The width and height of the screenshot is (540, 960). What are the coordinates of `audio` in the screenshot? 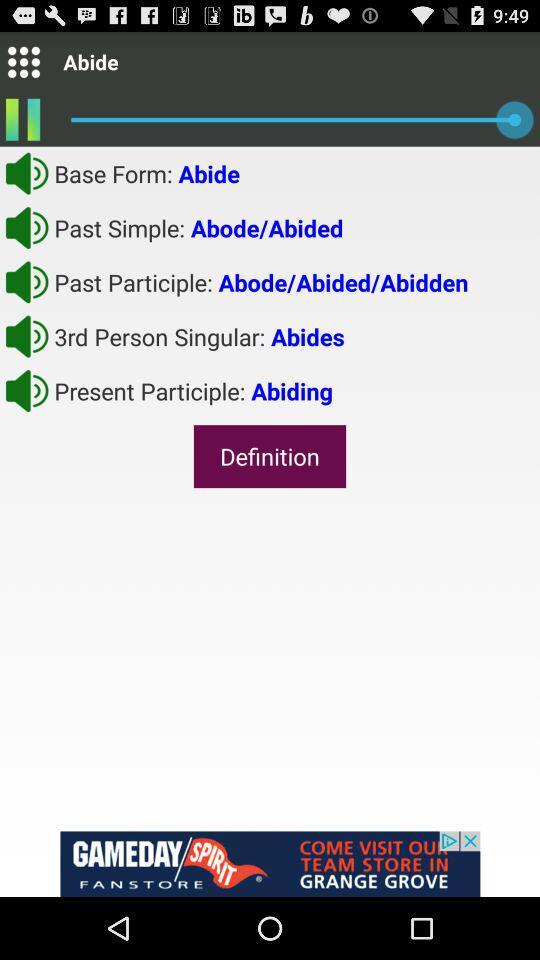 It's located at (26, 281).